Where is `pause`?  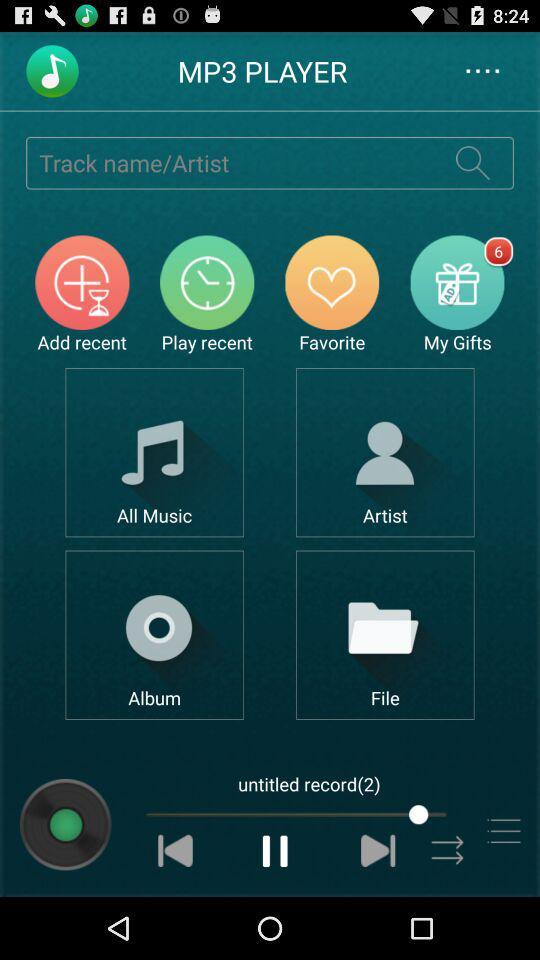 pause is located at coordinates (275, 849).